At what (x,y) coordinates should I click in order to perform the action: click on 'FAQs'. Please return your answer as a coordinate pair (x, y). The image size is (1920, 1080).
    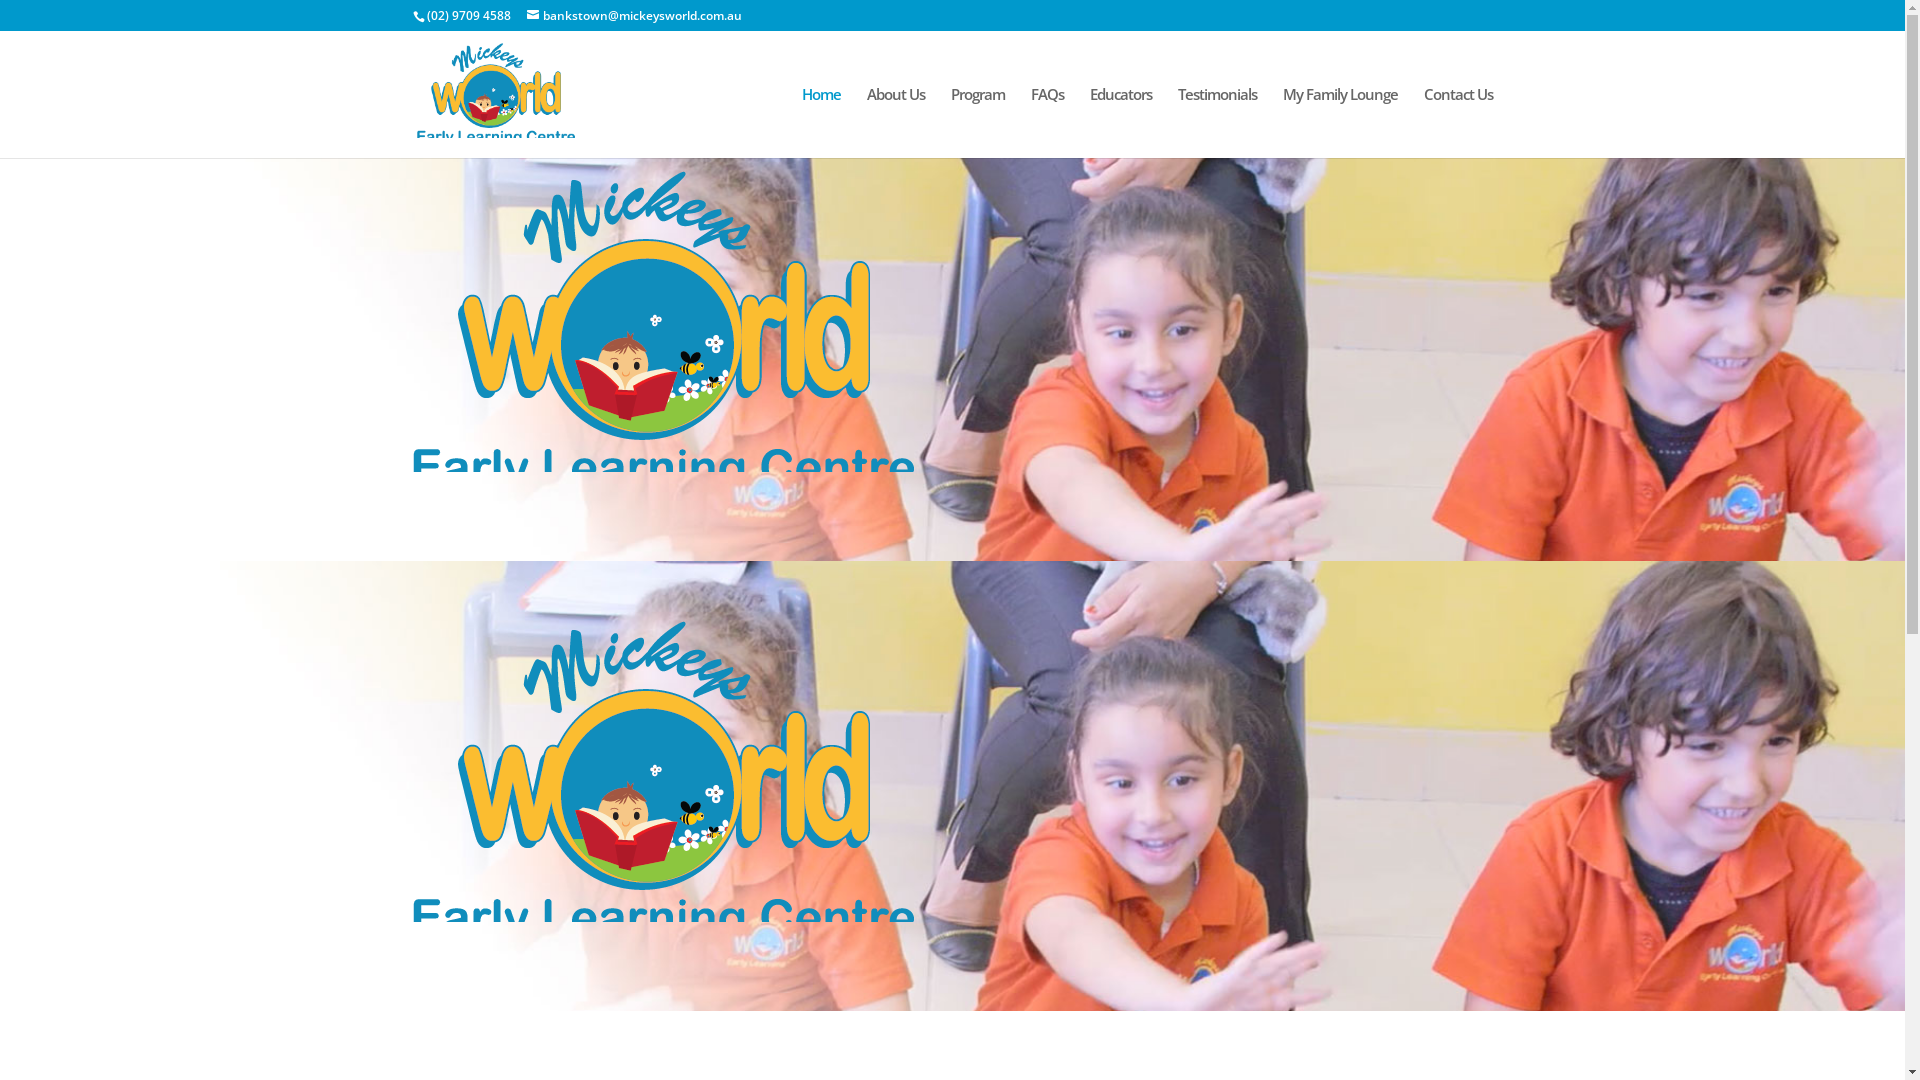
    Looking at the image, I should click on (1045, 122).